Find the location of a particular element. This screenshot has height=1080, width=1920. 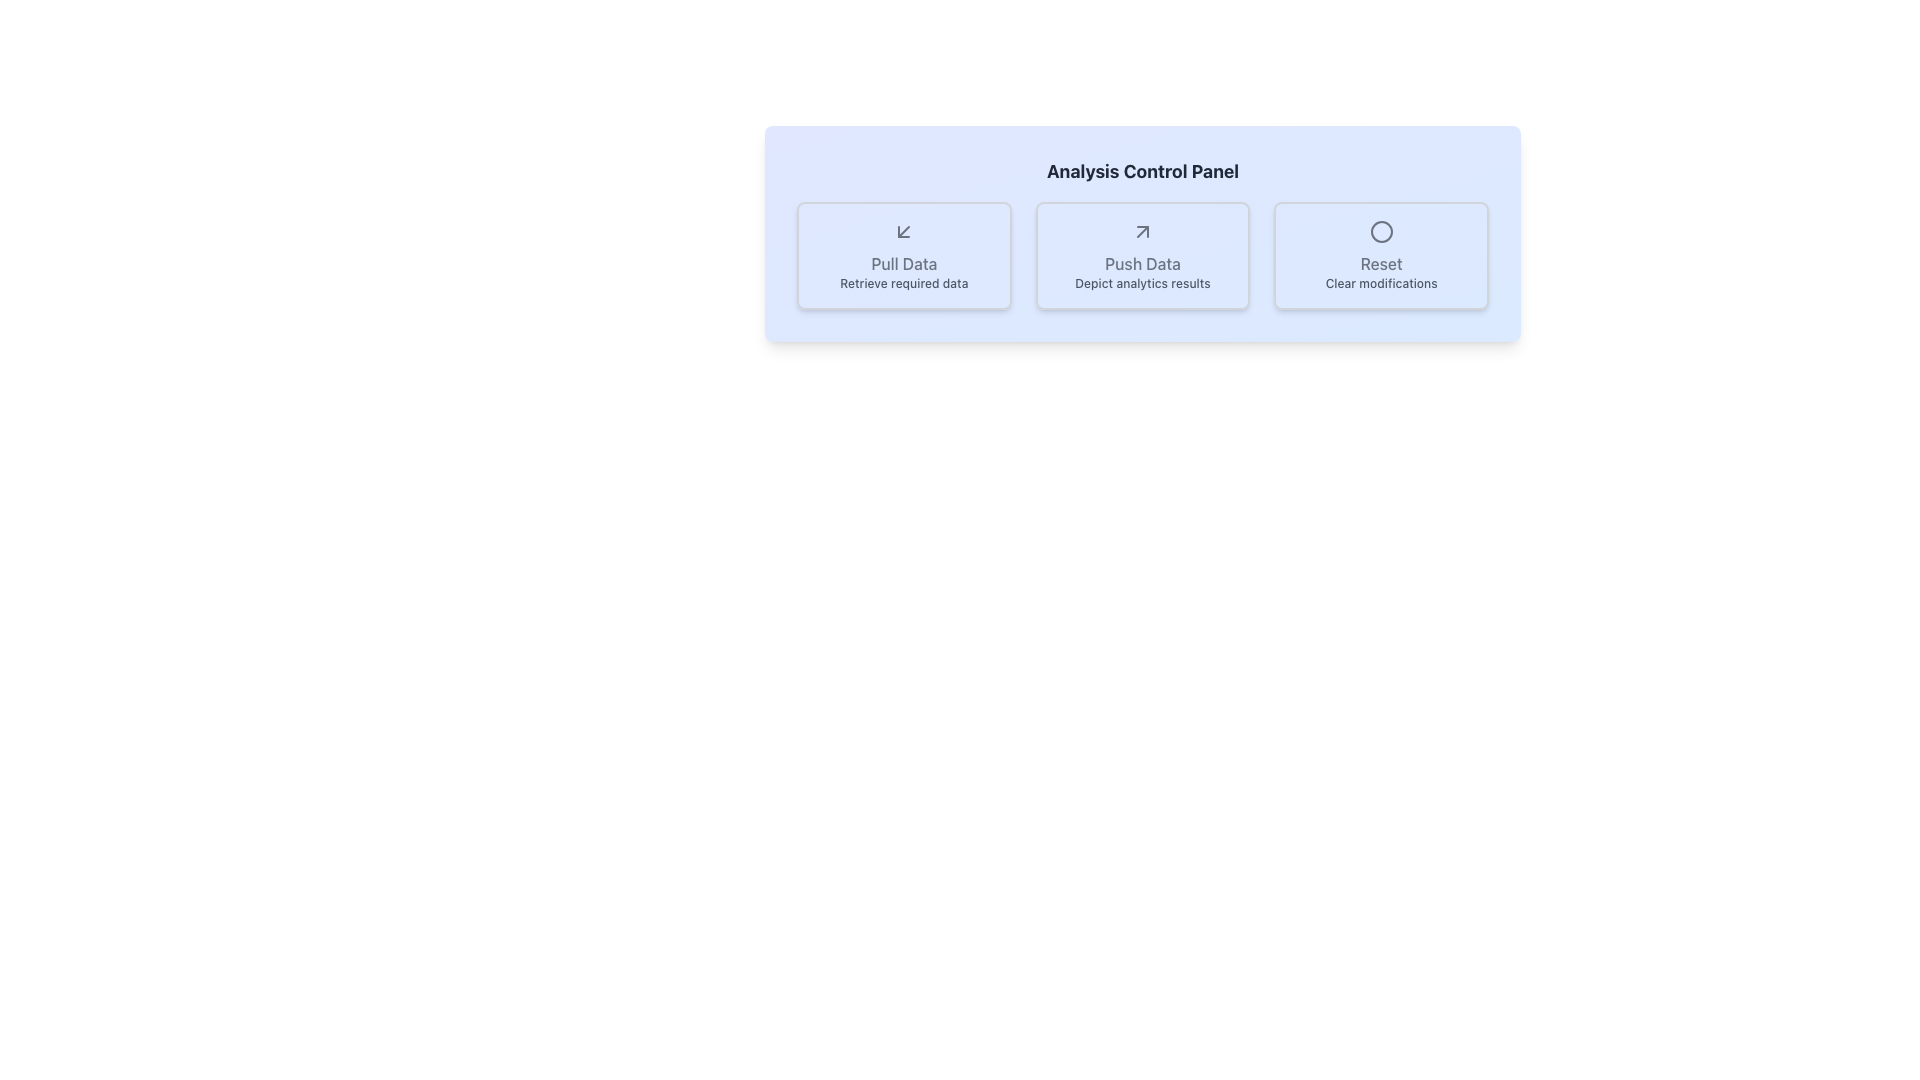

the informational text label located at the bottom of the 'Reset' box, which indicates reverting or clearing changes made in the section is located at coordinates (1380, 284).